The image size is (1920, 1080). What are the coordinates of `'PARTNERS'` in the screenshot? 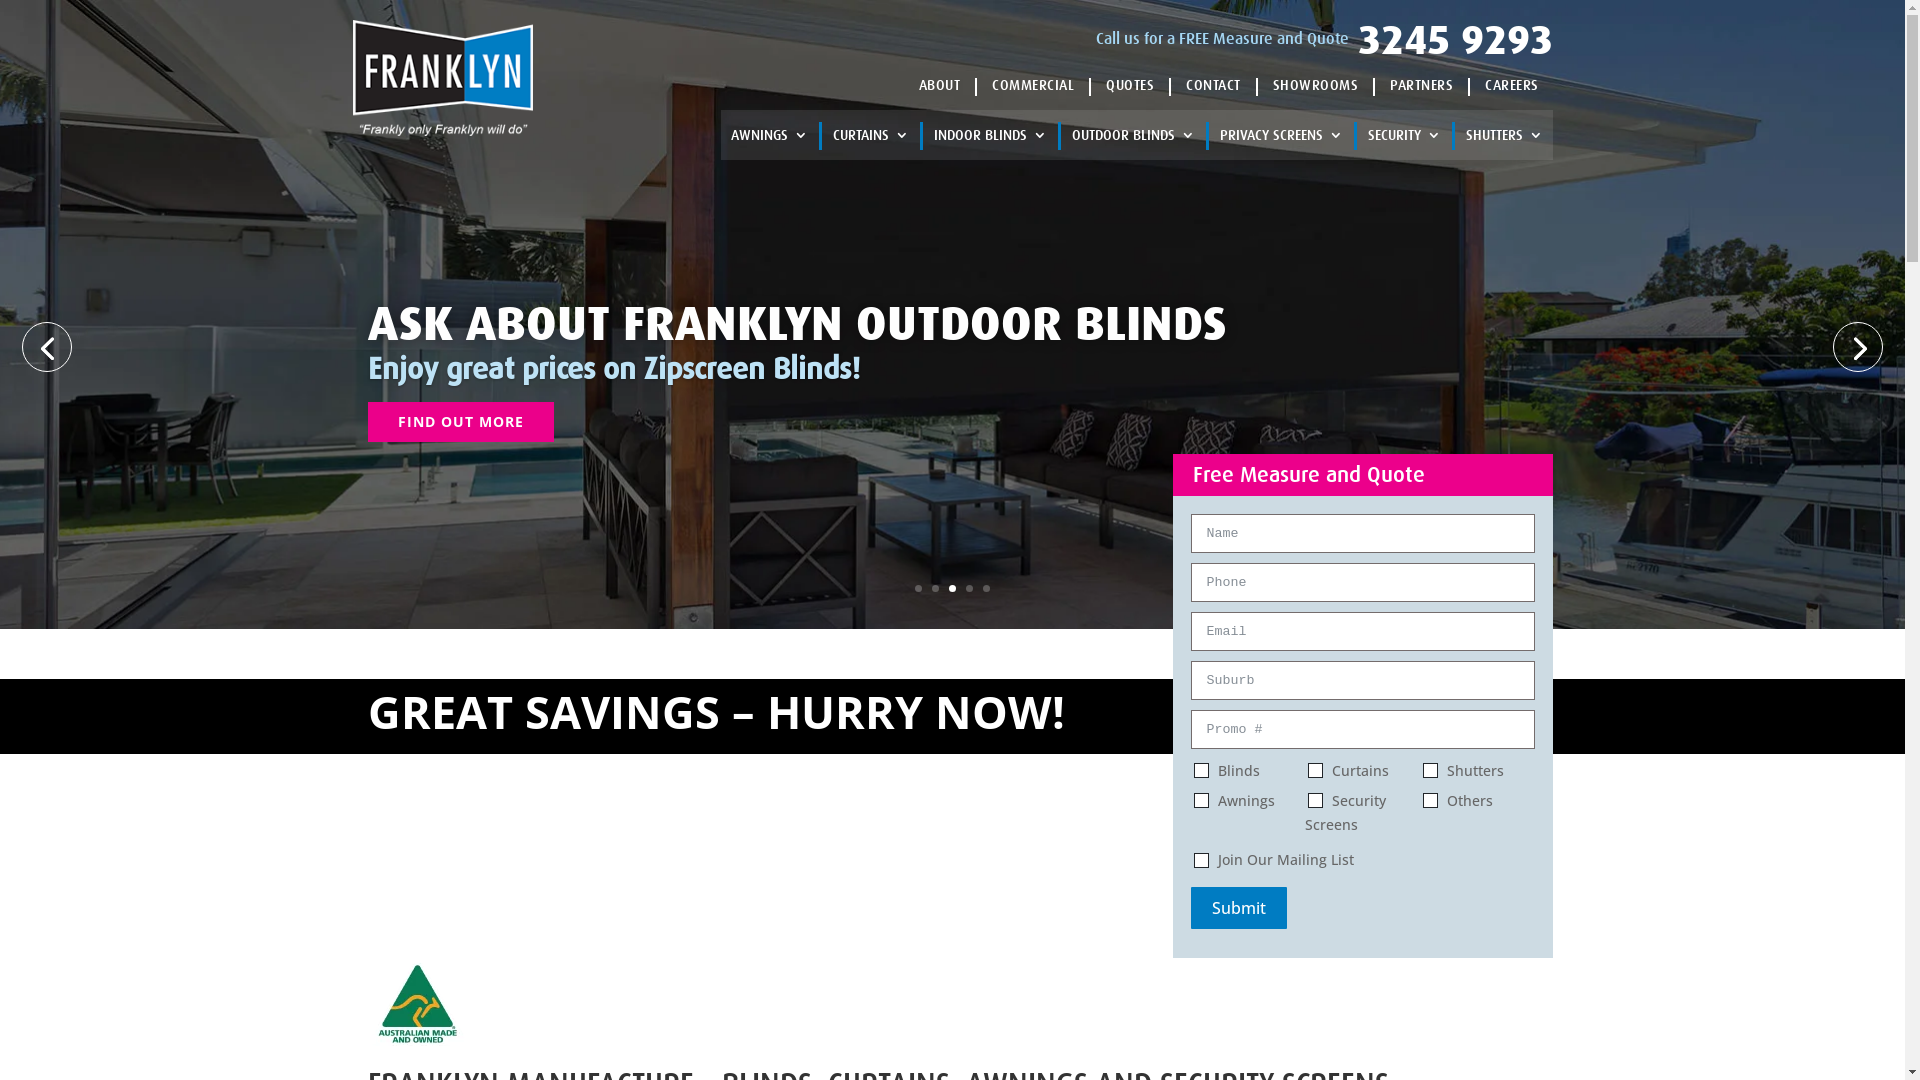 It's located at (1389, 83).